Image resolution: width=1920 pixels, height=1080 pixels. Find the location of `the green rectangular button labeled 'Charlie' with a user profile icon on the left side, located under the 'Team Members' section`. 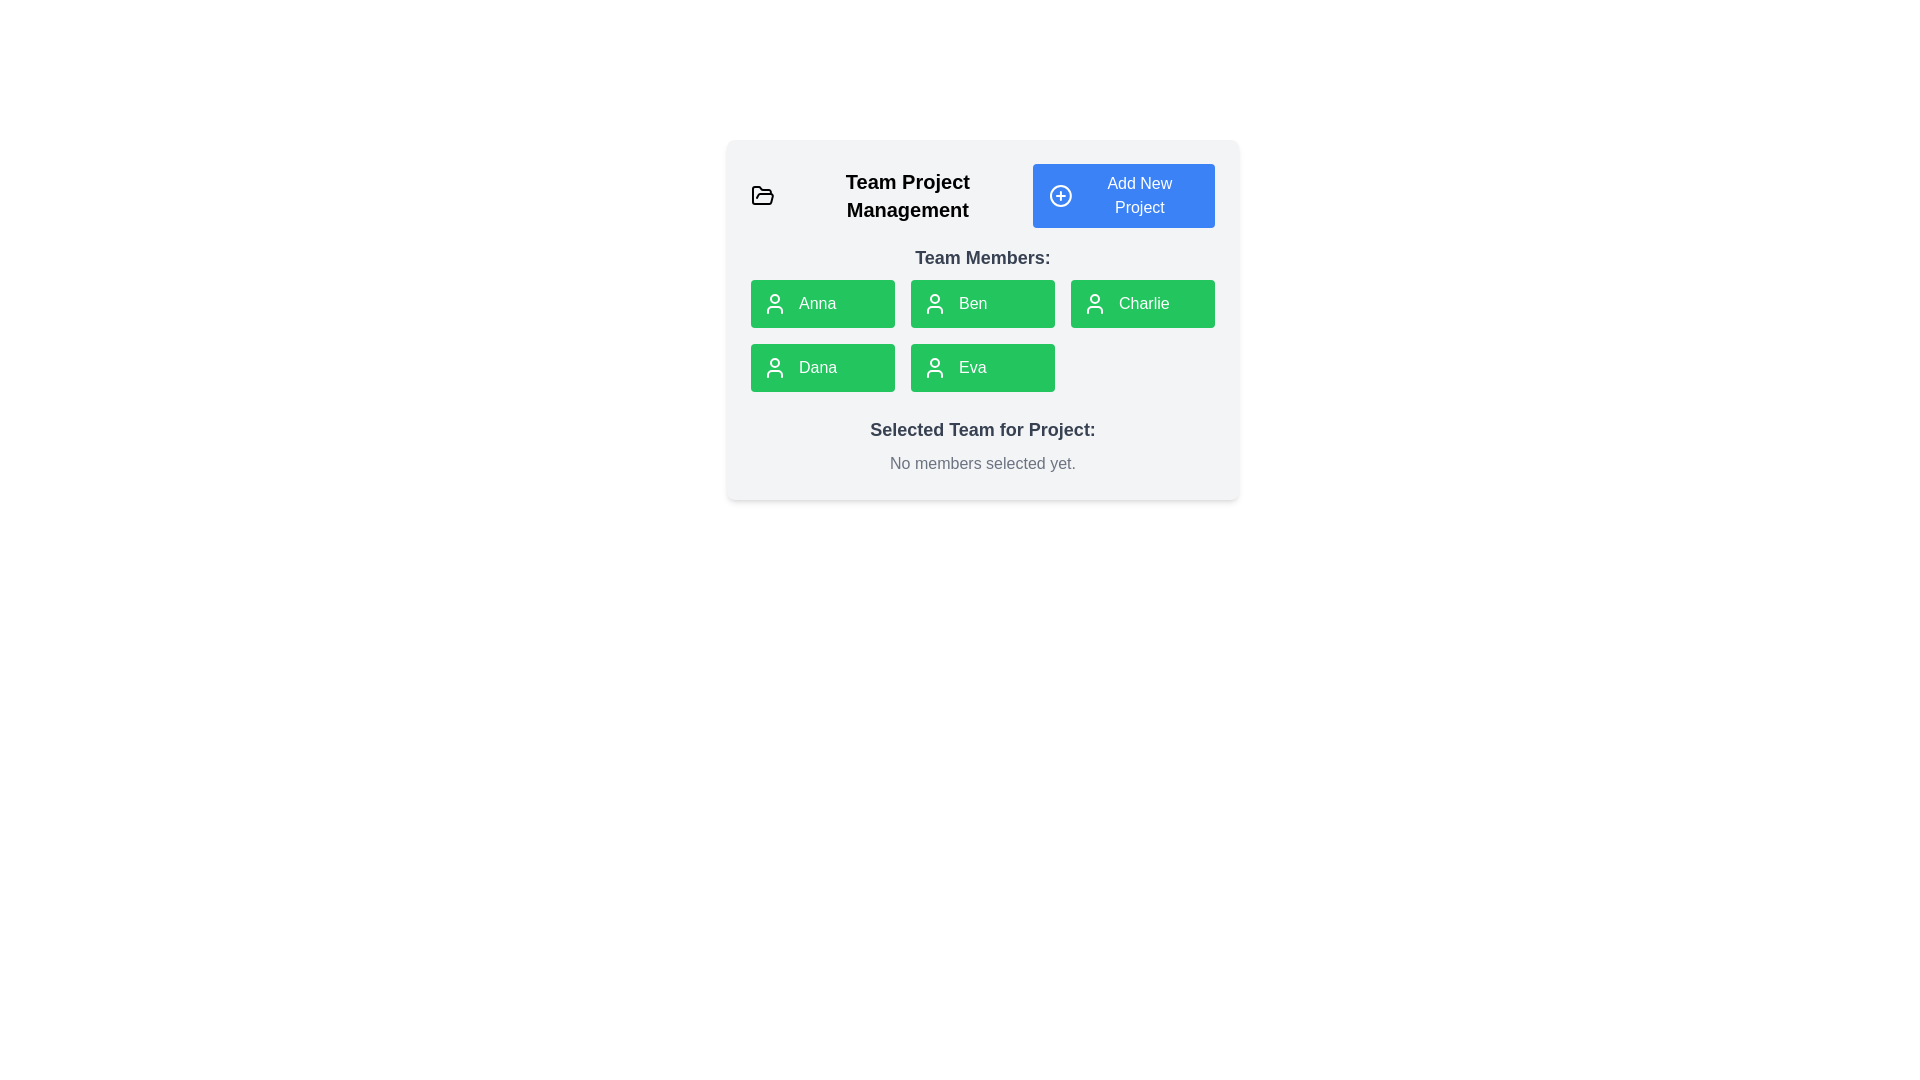

the green rectangular button labeled 'Charlie' with a user profile icon on the left side, located under the 'Team Members' section is located at coordinates (1142, 304).